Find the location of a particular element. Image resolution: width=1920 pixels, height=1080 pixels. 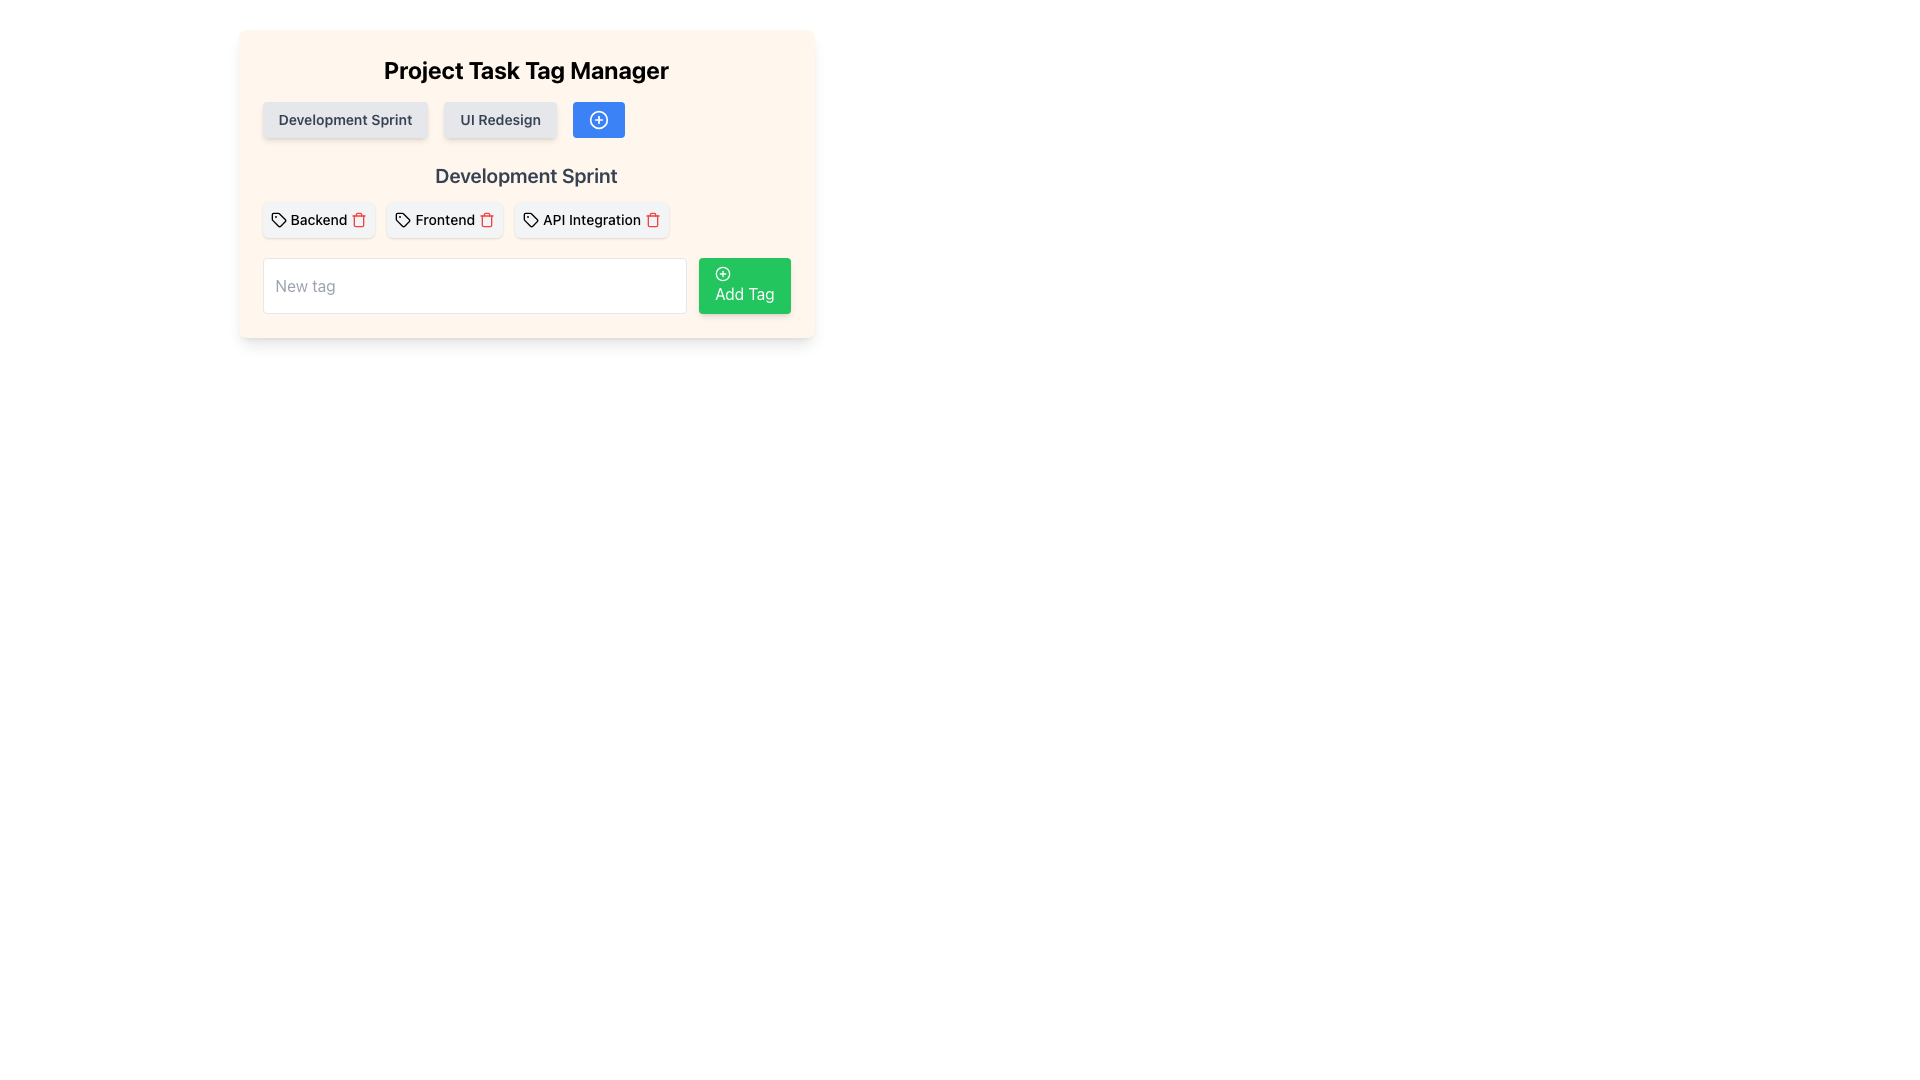

the delete button of the tag labeled 'API Integration' within the group of tags displayed under the title 'Development Sprint' for visual feedback is located at coordinates (526, 219).